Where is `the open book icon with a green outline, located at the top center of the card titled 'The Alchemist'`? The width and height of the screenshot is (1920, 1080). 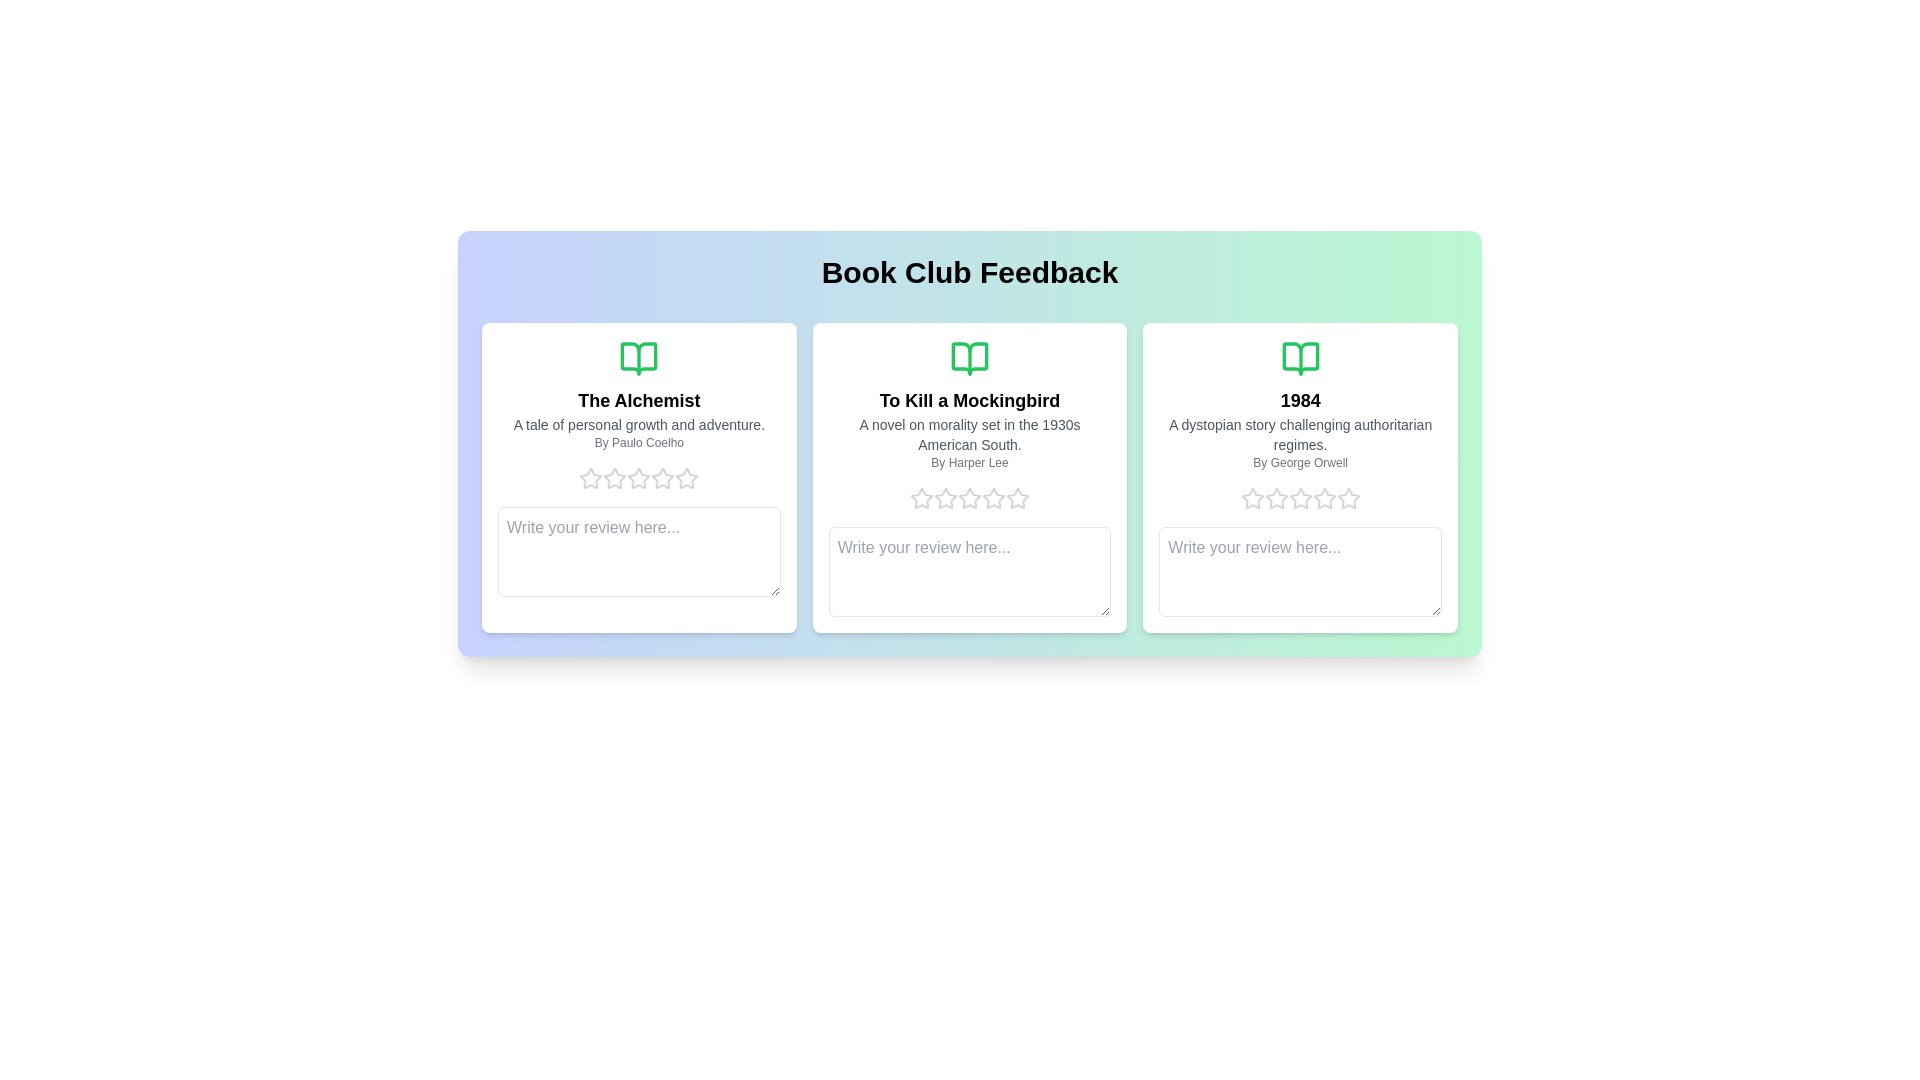
the open book icon with a green outline, located at the top center of the card titled 'The Alchemist' is located at coordinates (638, 357).